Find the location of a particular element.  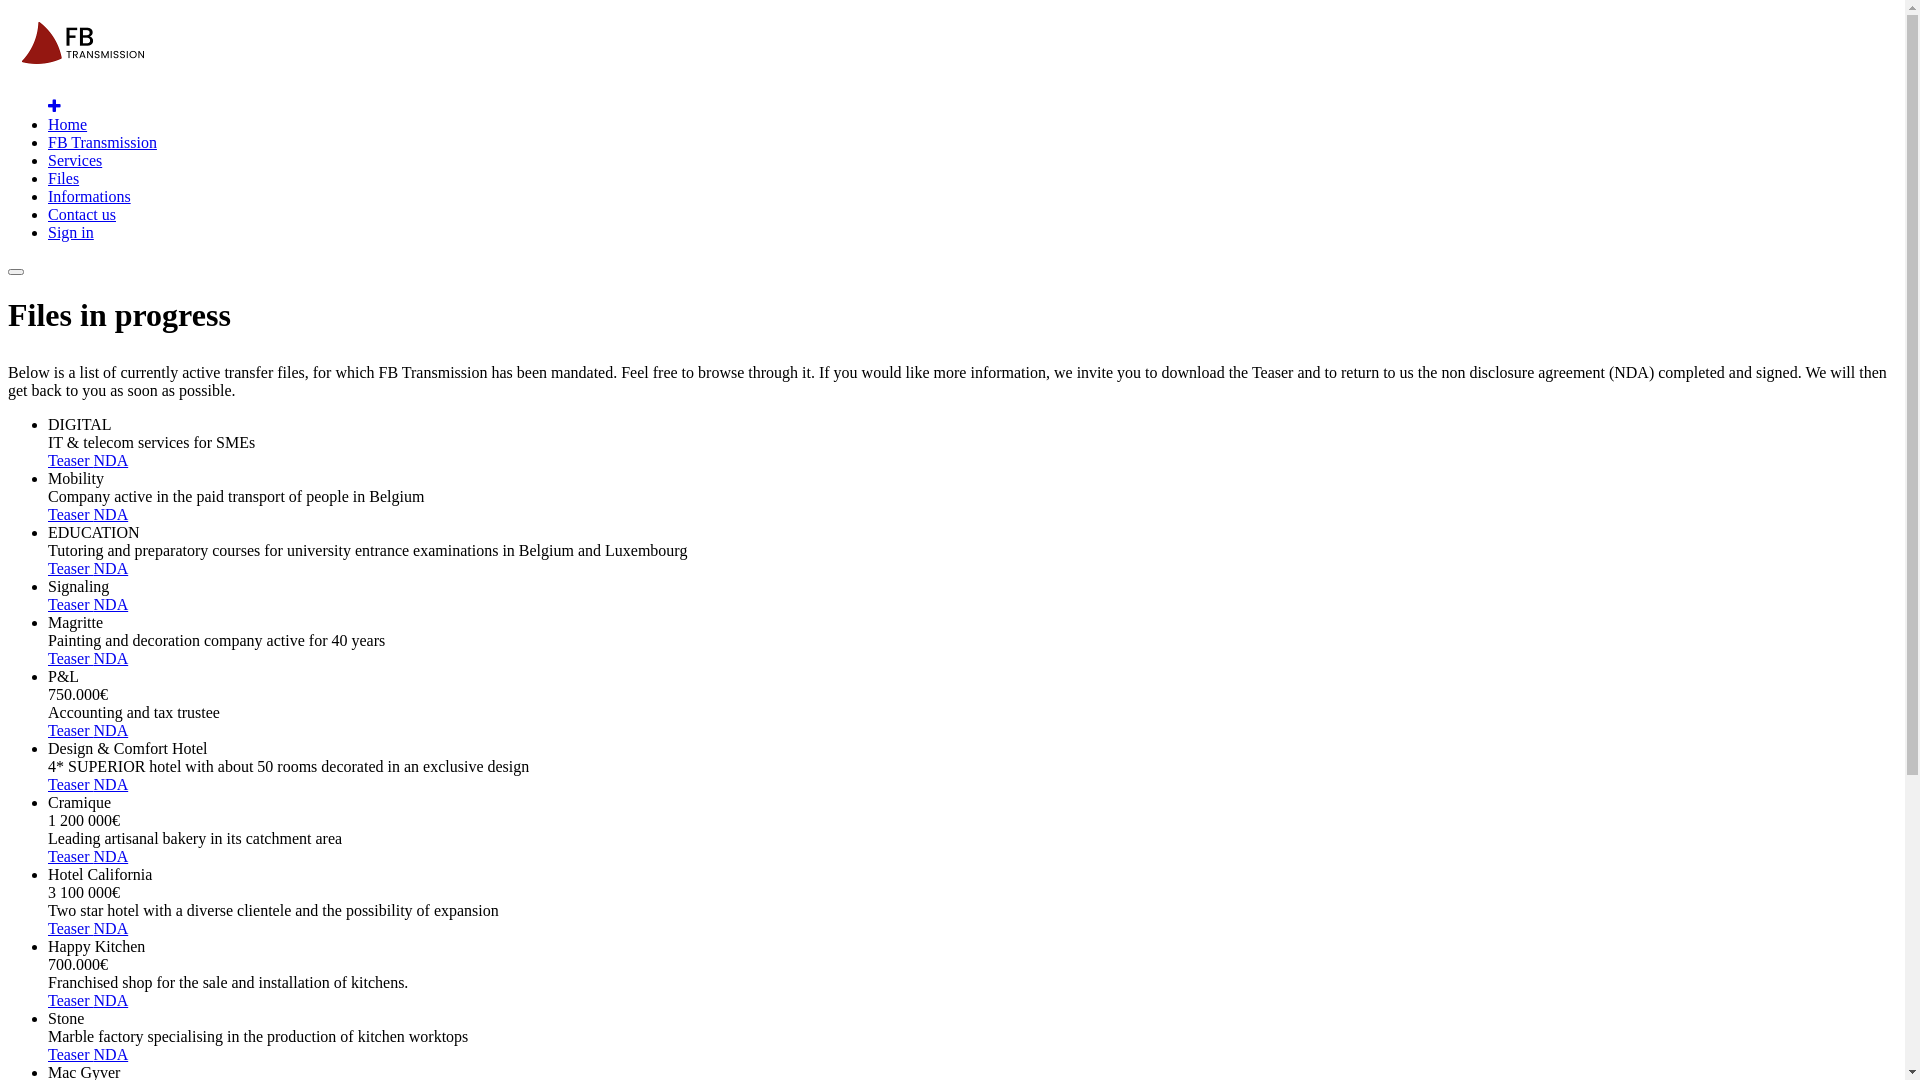

'Teaser' is located at coordinates (71, 658).